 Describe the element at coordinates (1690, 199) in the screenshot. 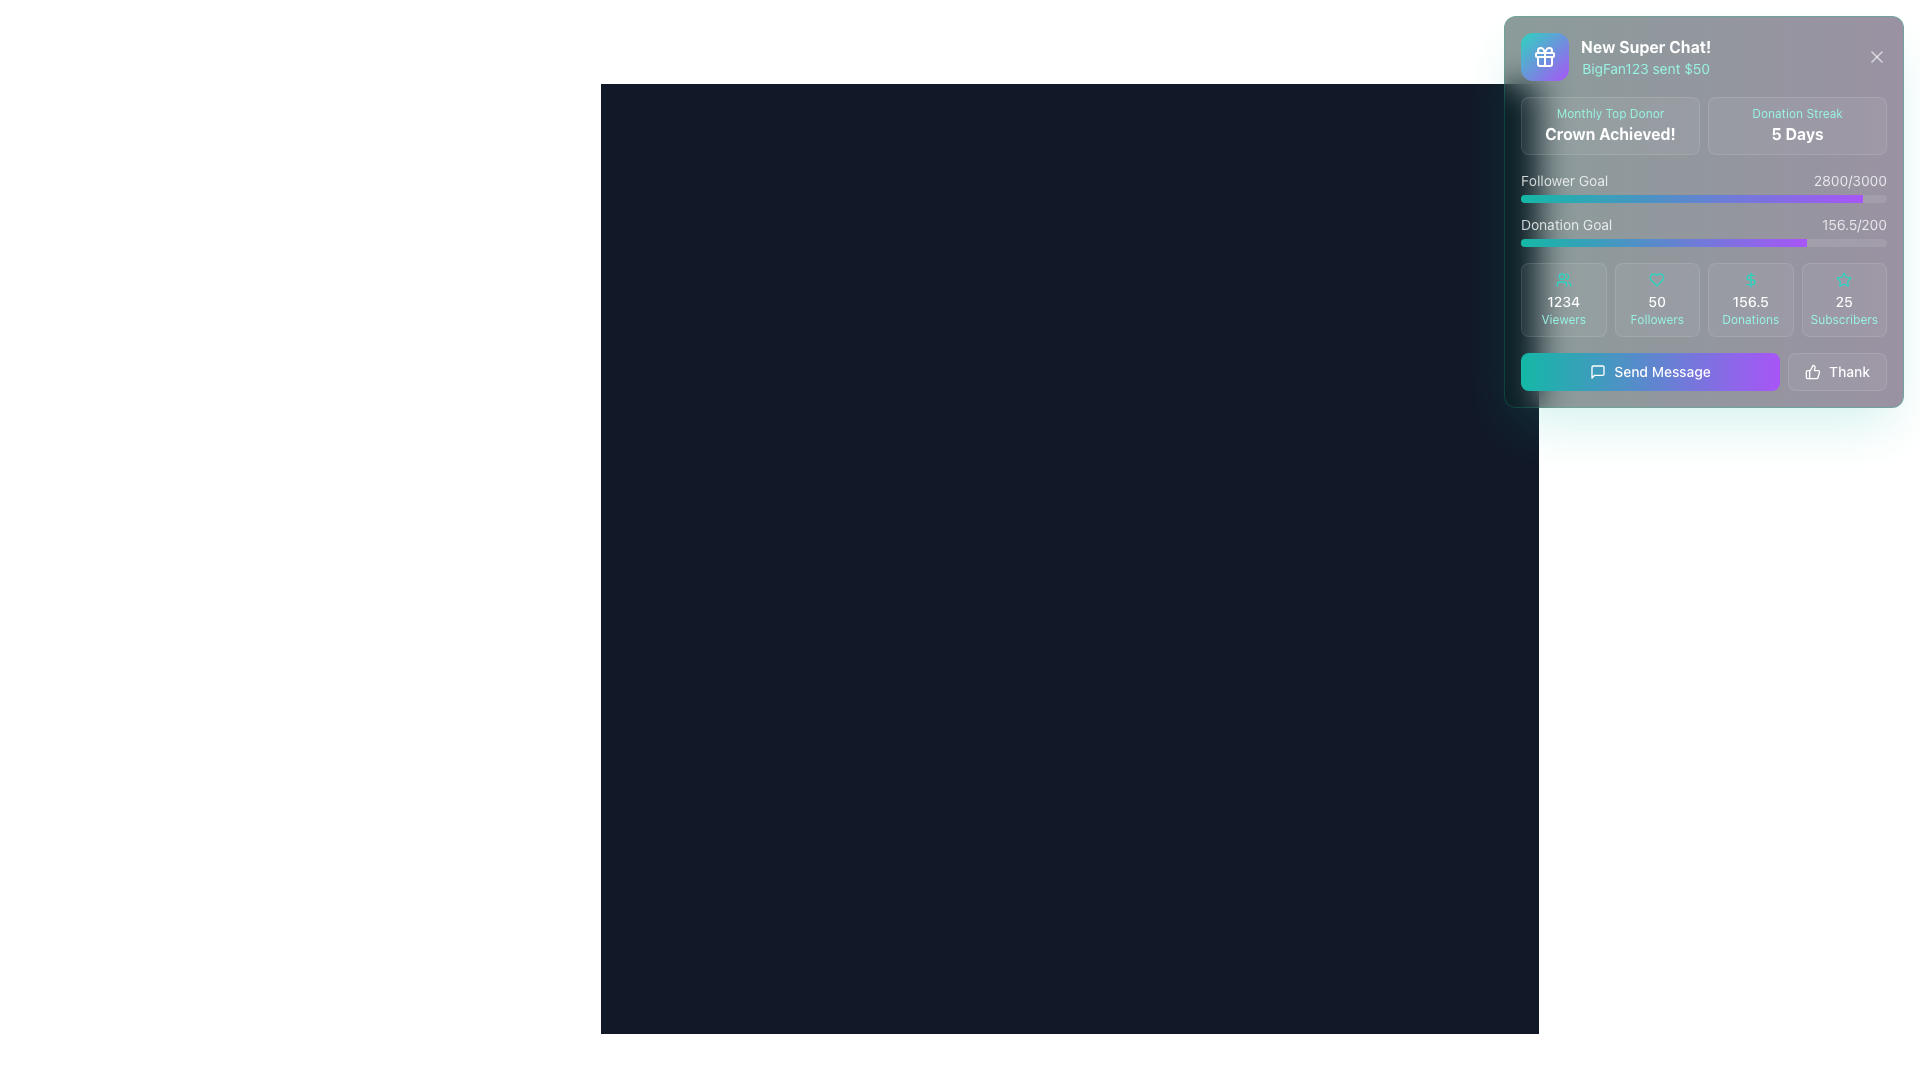

I see `the Progress Bar located in the 'Follower Goal' section` at that location.